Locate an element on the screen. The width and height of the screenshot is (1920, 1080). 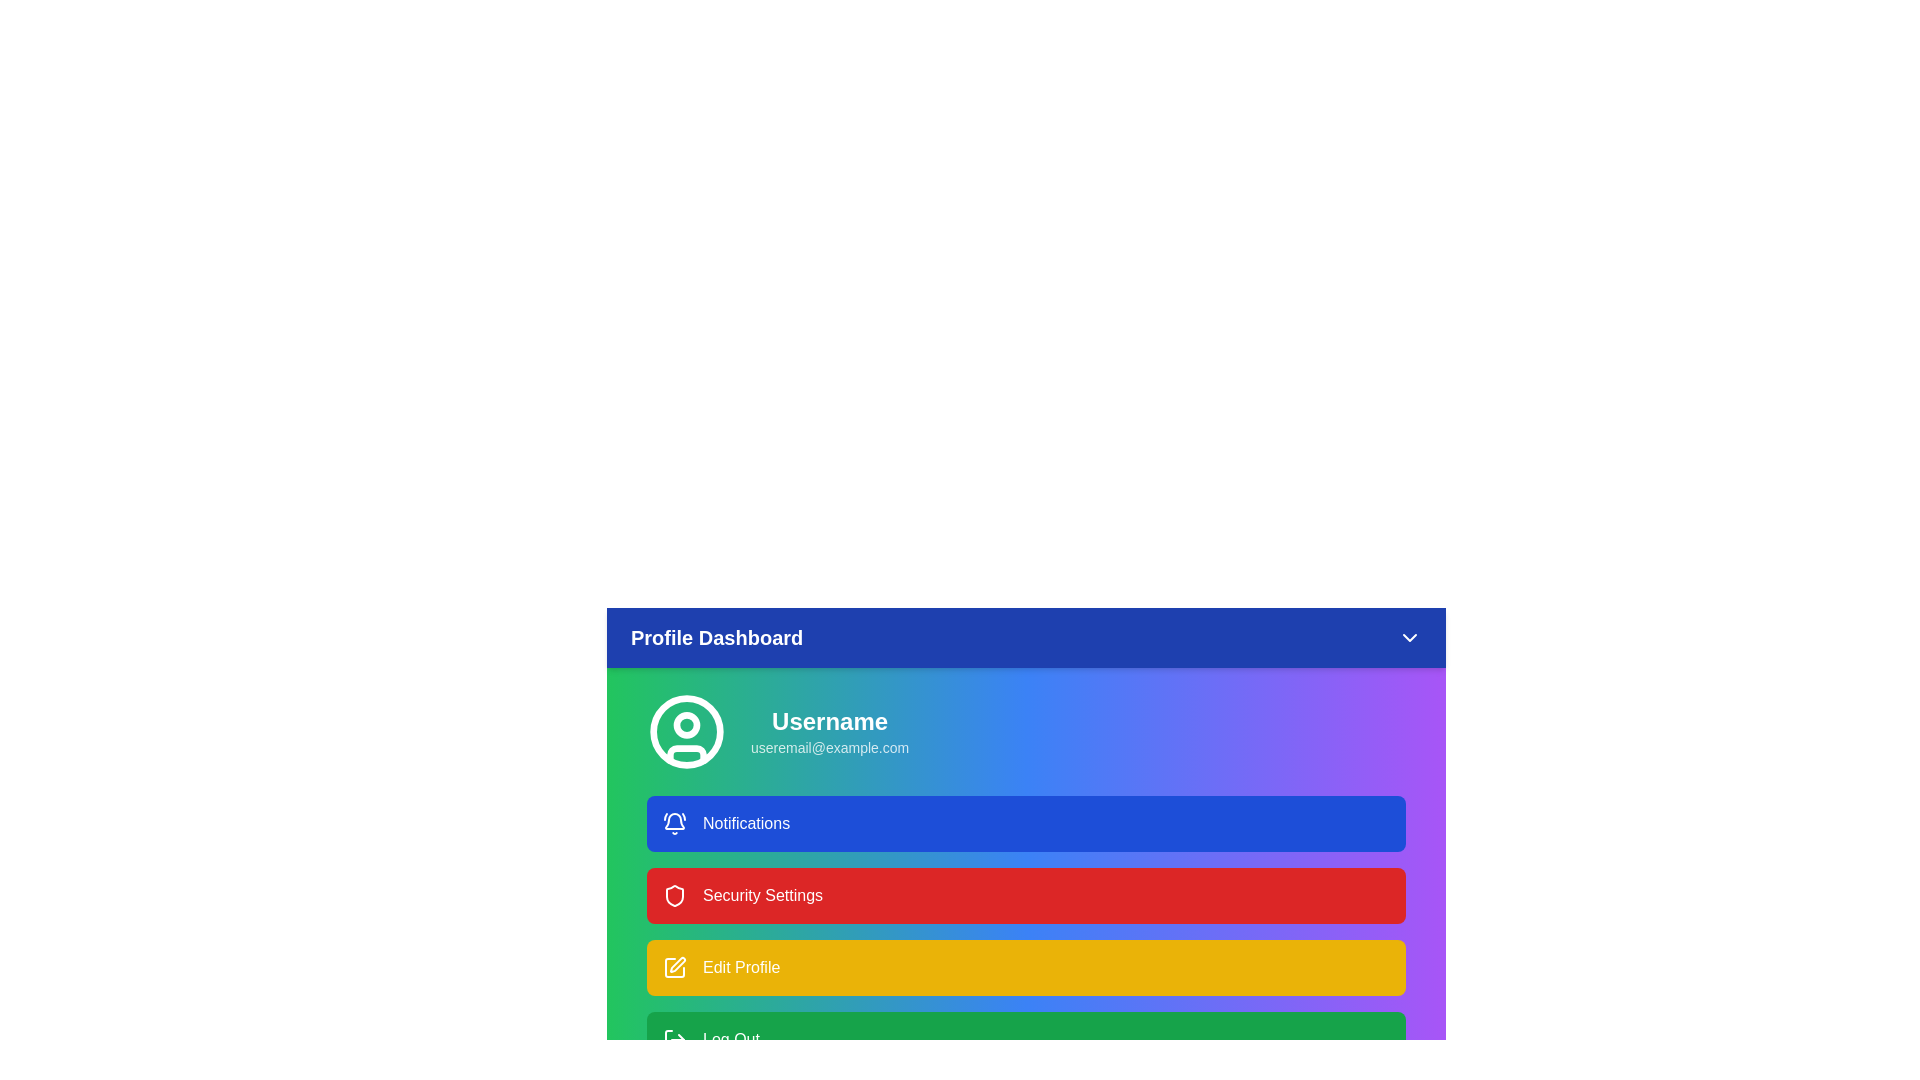
the header text 'Profile Dashboard' to inspect it is located at coordinates (716, 637).